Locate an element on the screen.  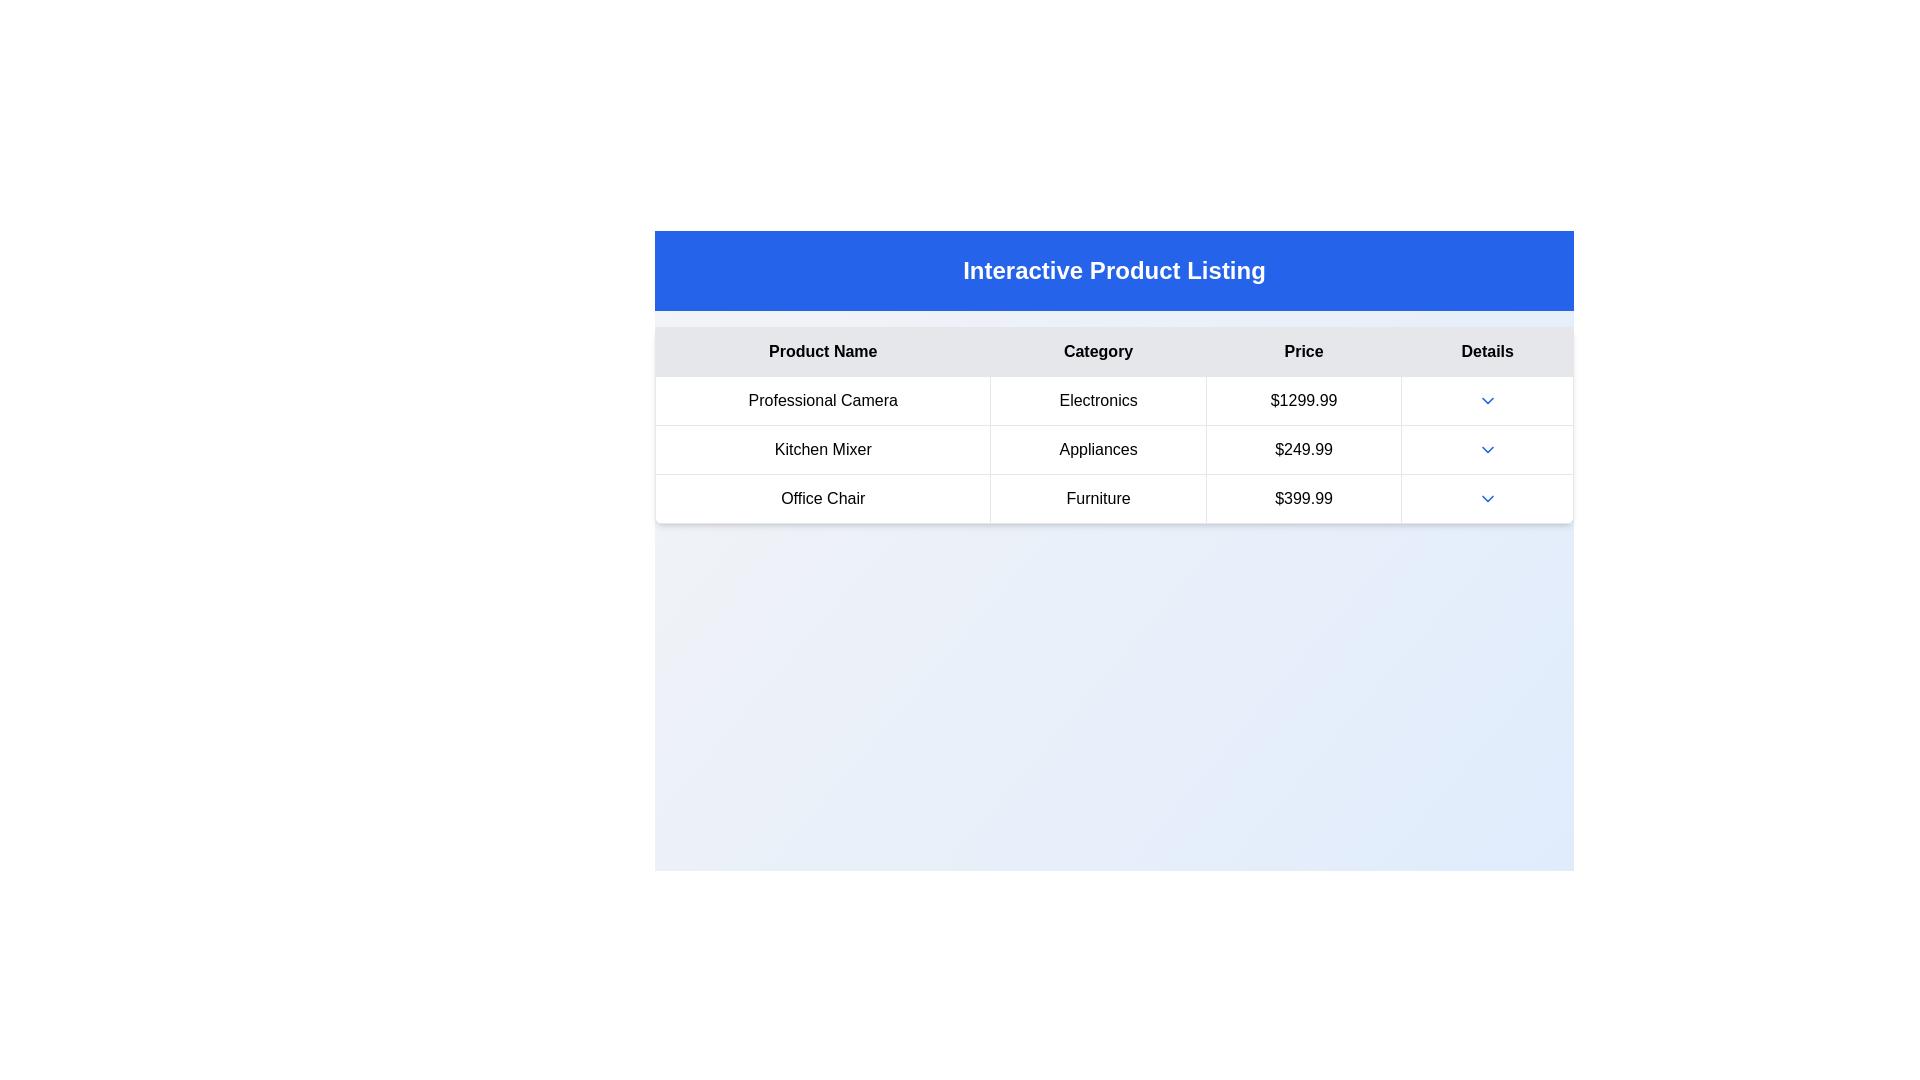
the static text field that displays the price of the 'Office Chair', located in the third row under the 'Price' column, positioned between the 'Furniture' cell and the 'Details' section is located at coordinates (1304, 497).